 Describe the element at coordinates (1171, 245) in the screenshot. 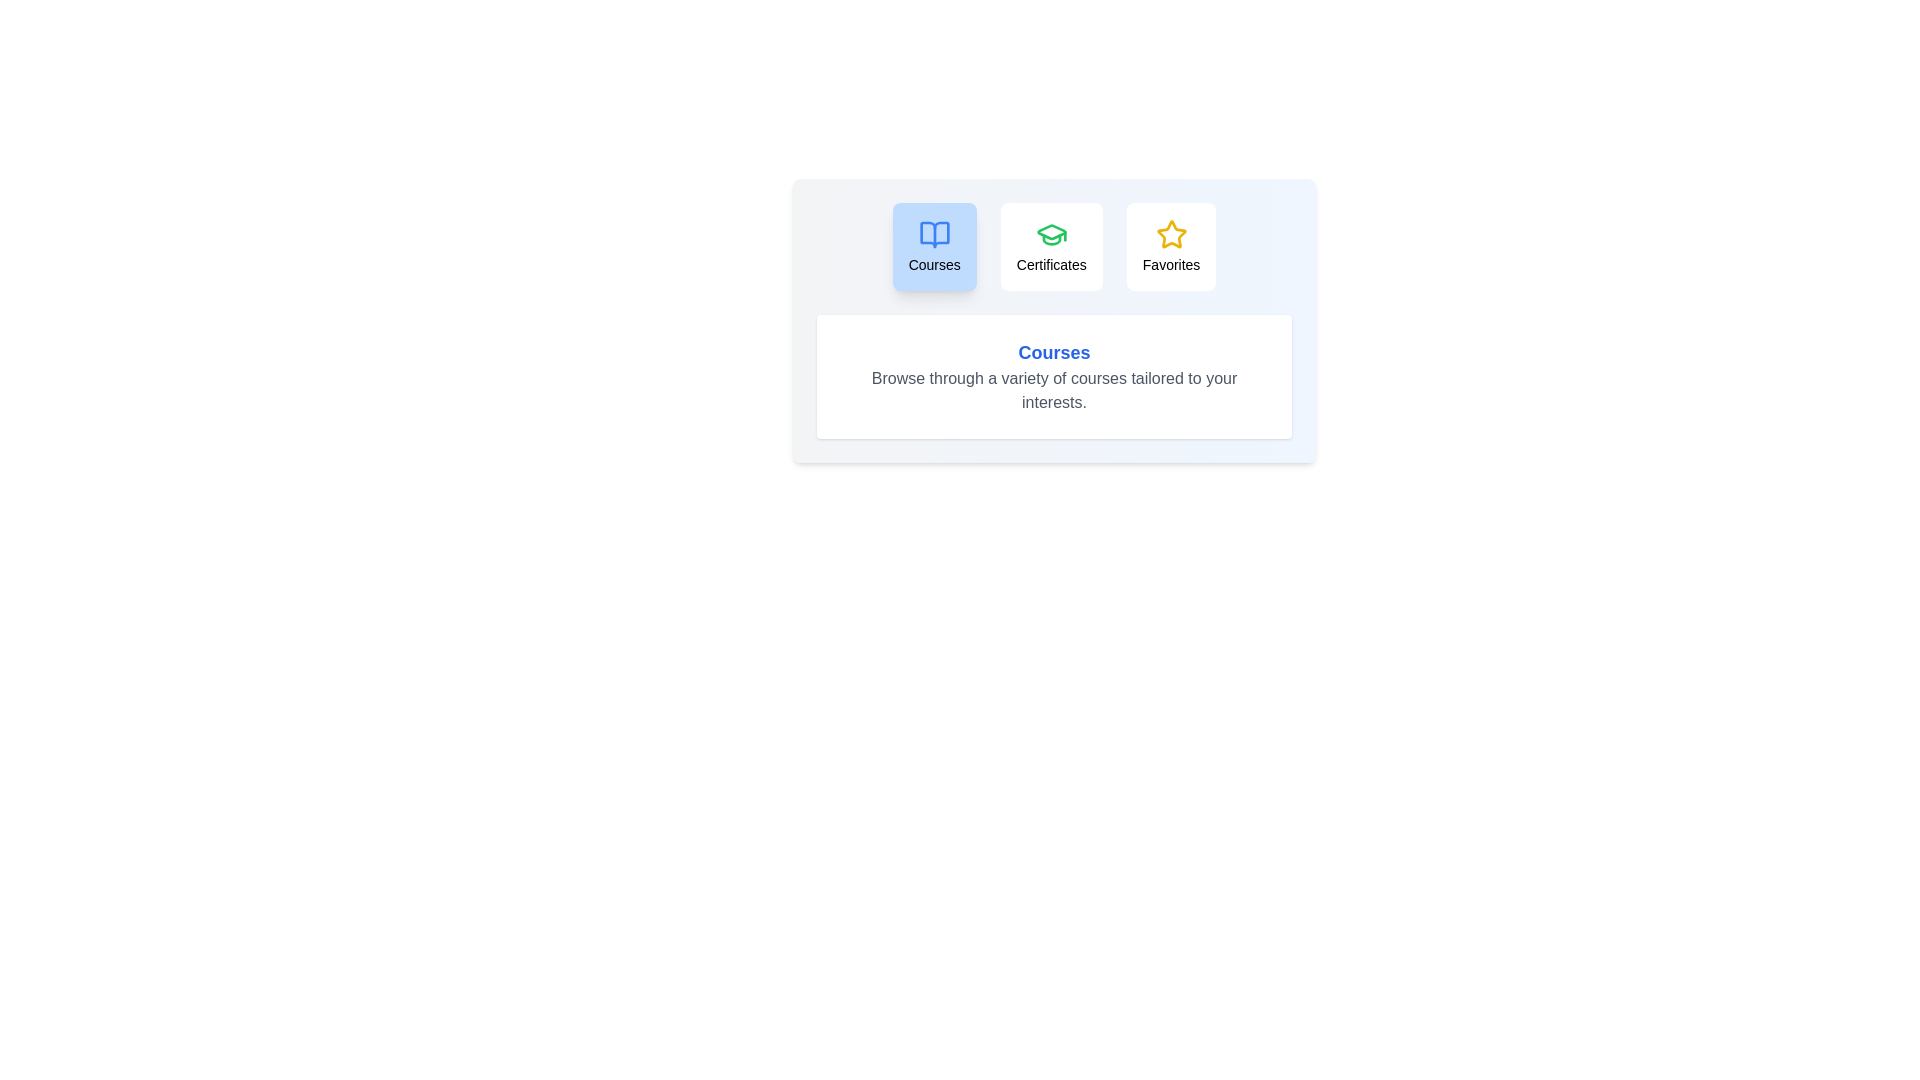

I see `the tab labeled Favorites to view its content` at that location.